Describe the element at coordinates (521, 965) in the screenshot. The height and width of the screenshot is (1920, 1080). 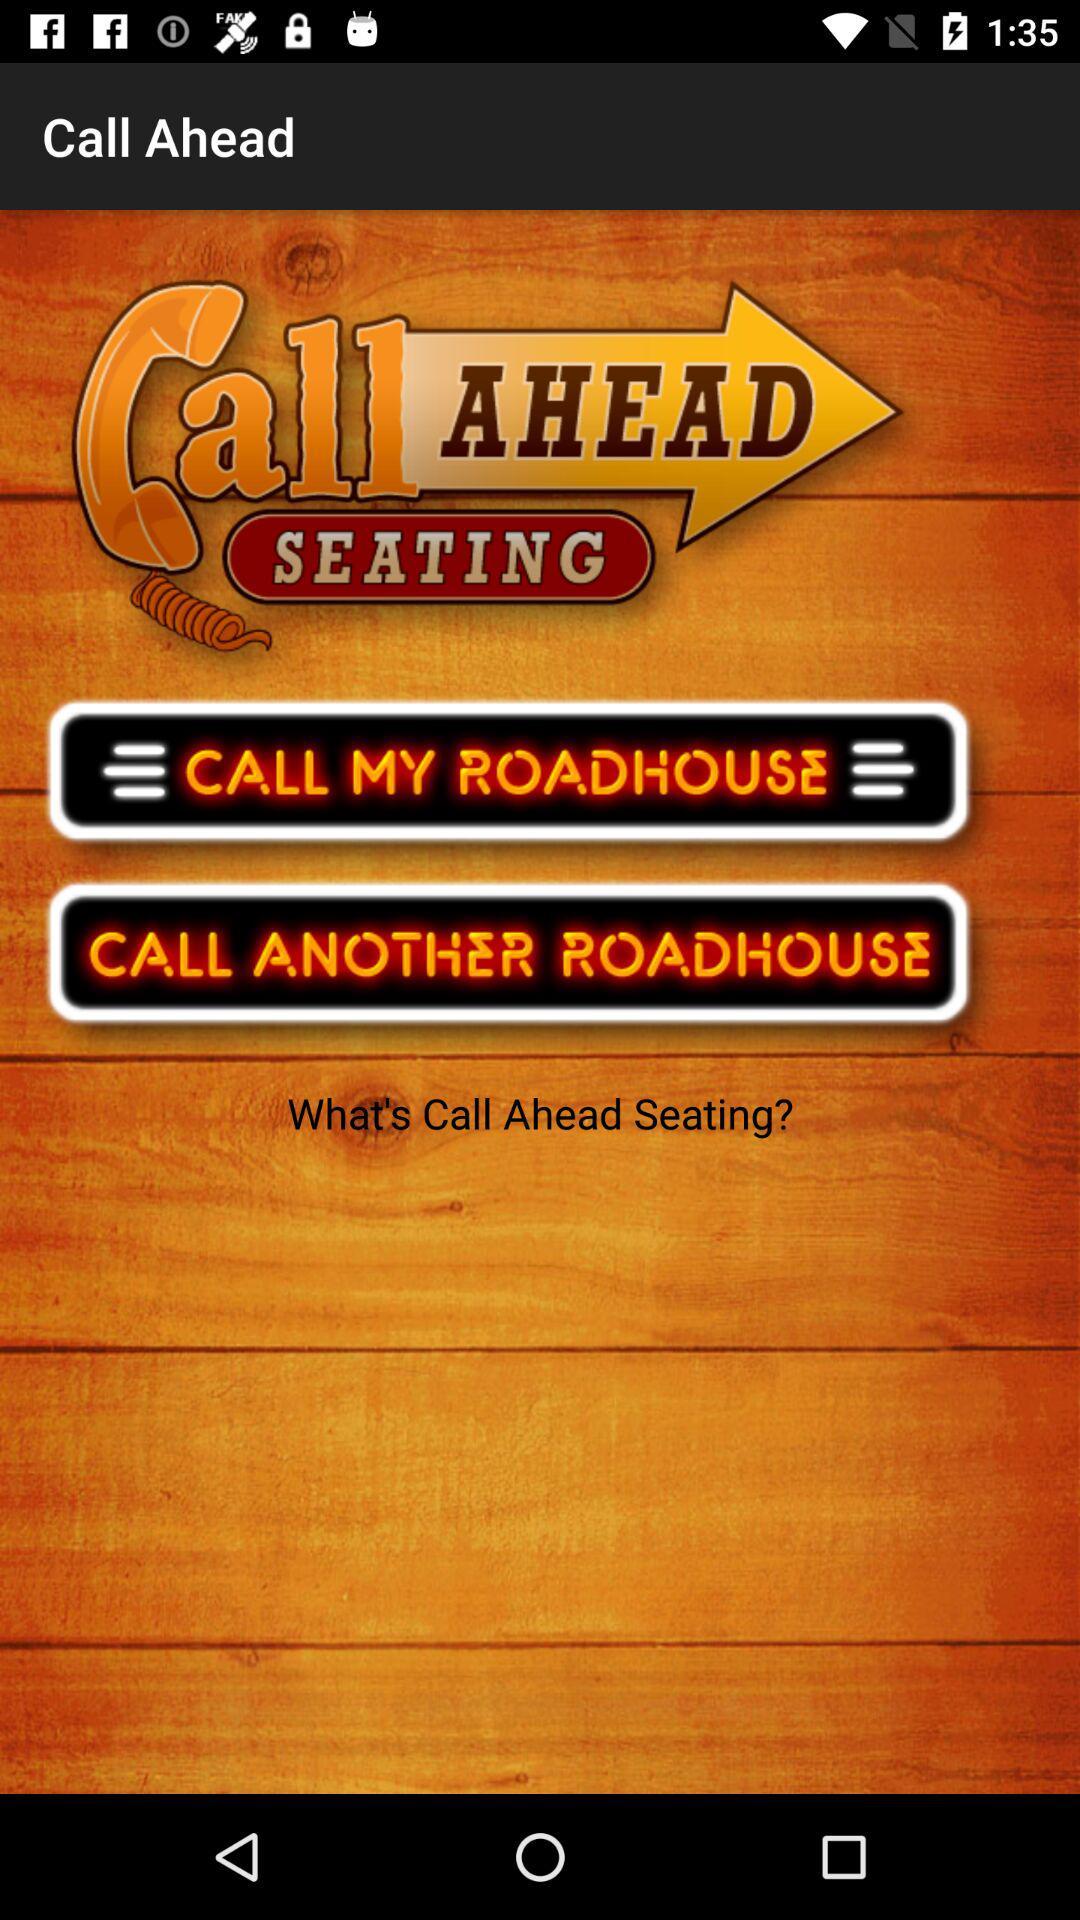
I see `call another roadhouse` at that location.